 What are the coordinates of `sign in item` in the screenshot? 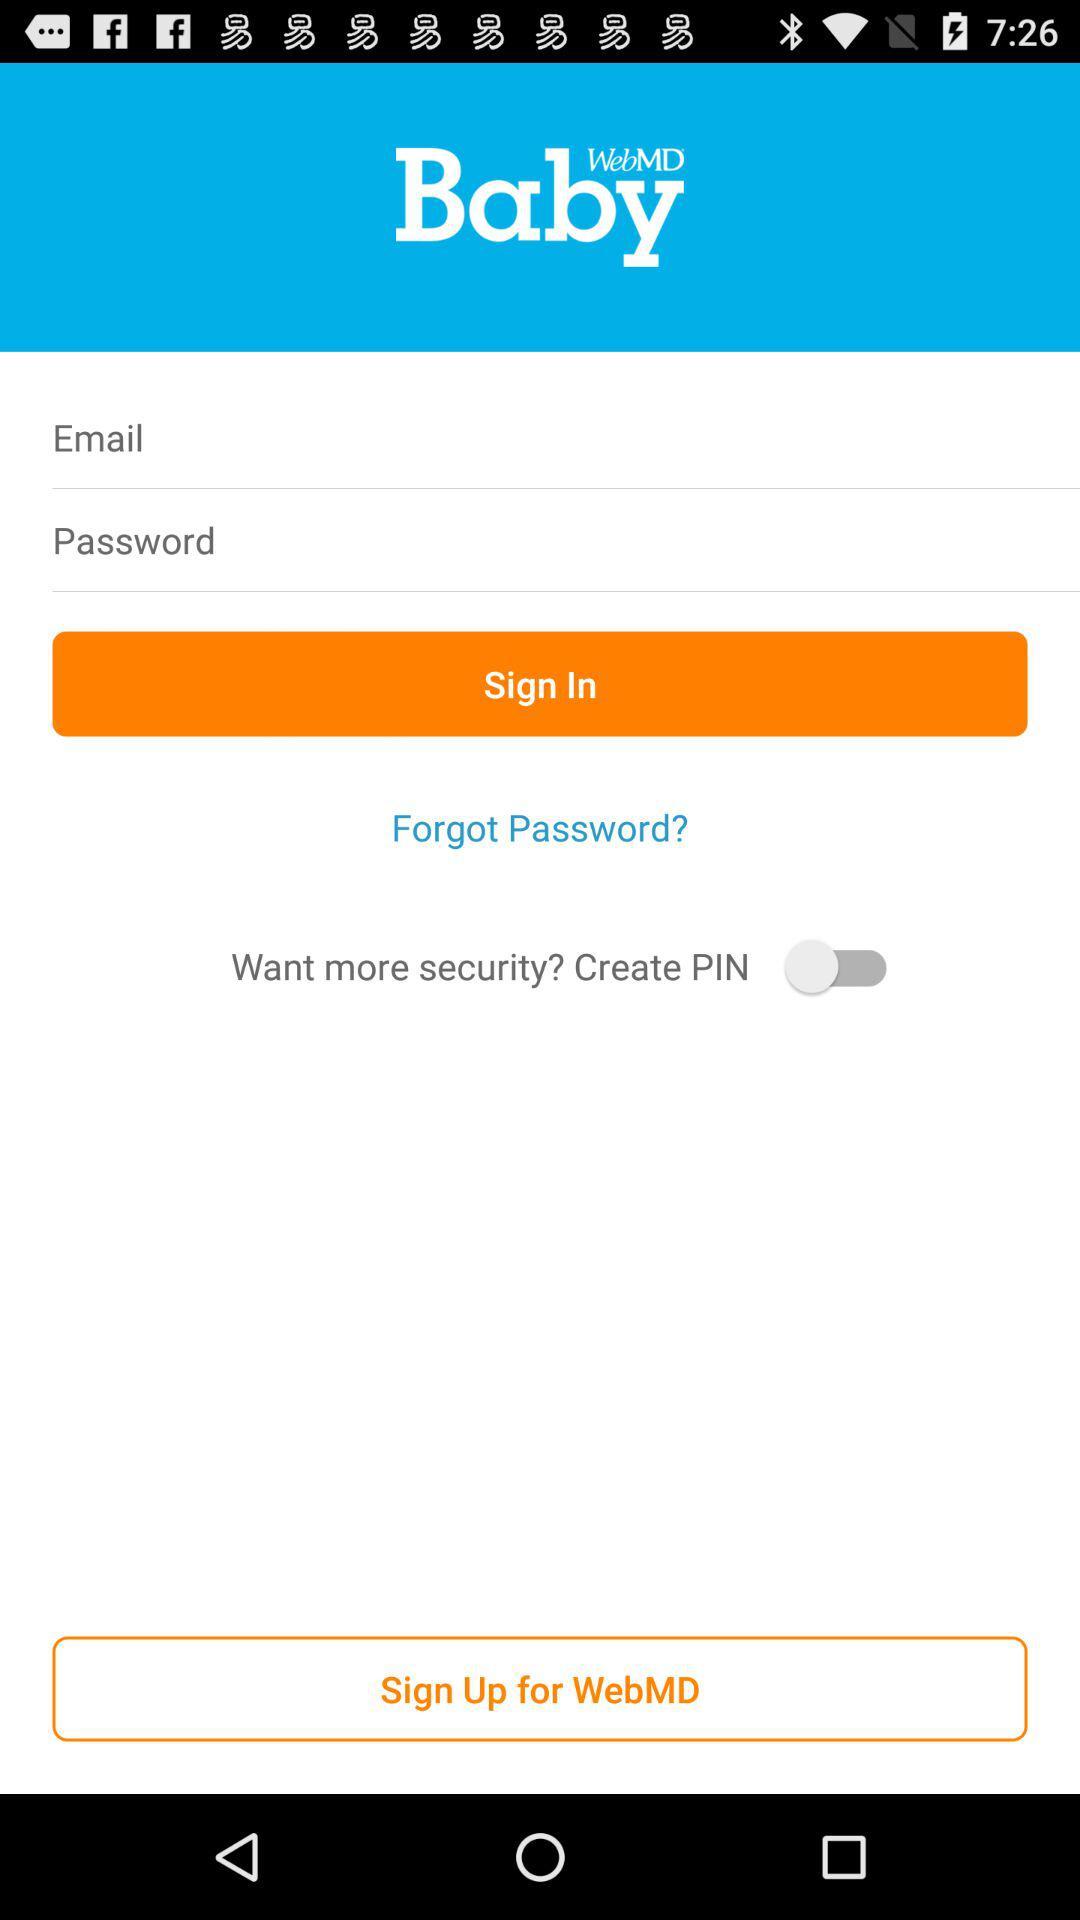 It's located at (540, 683).